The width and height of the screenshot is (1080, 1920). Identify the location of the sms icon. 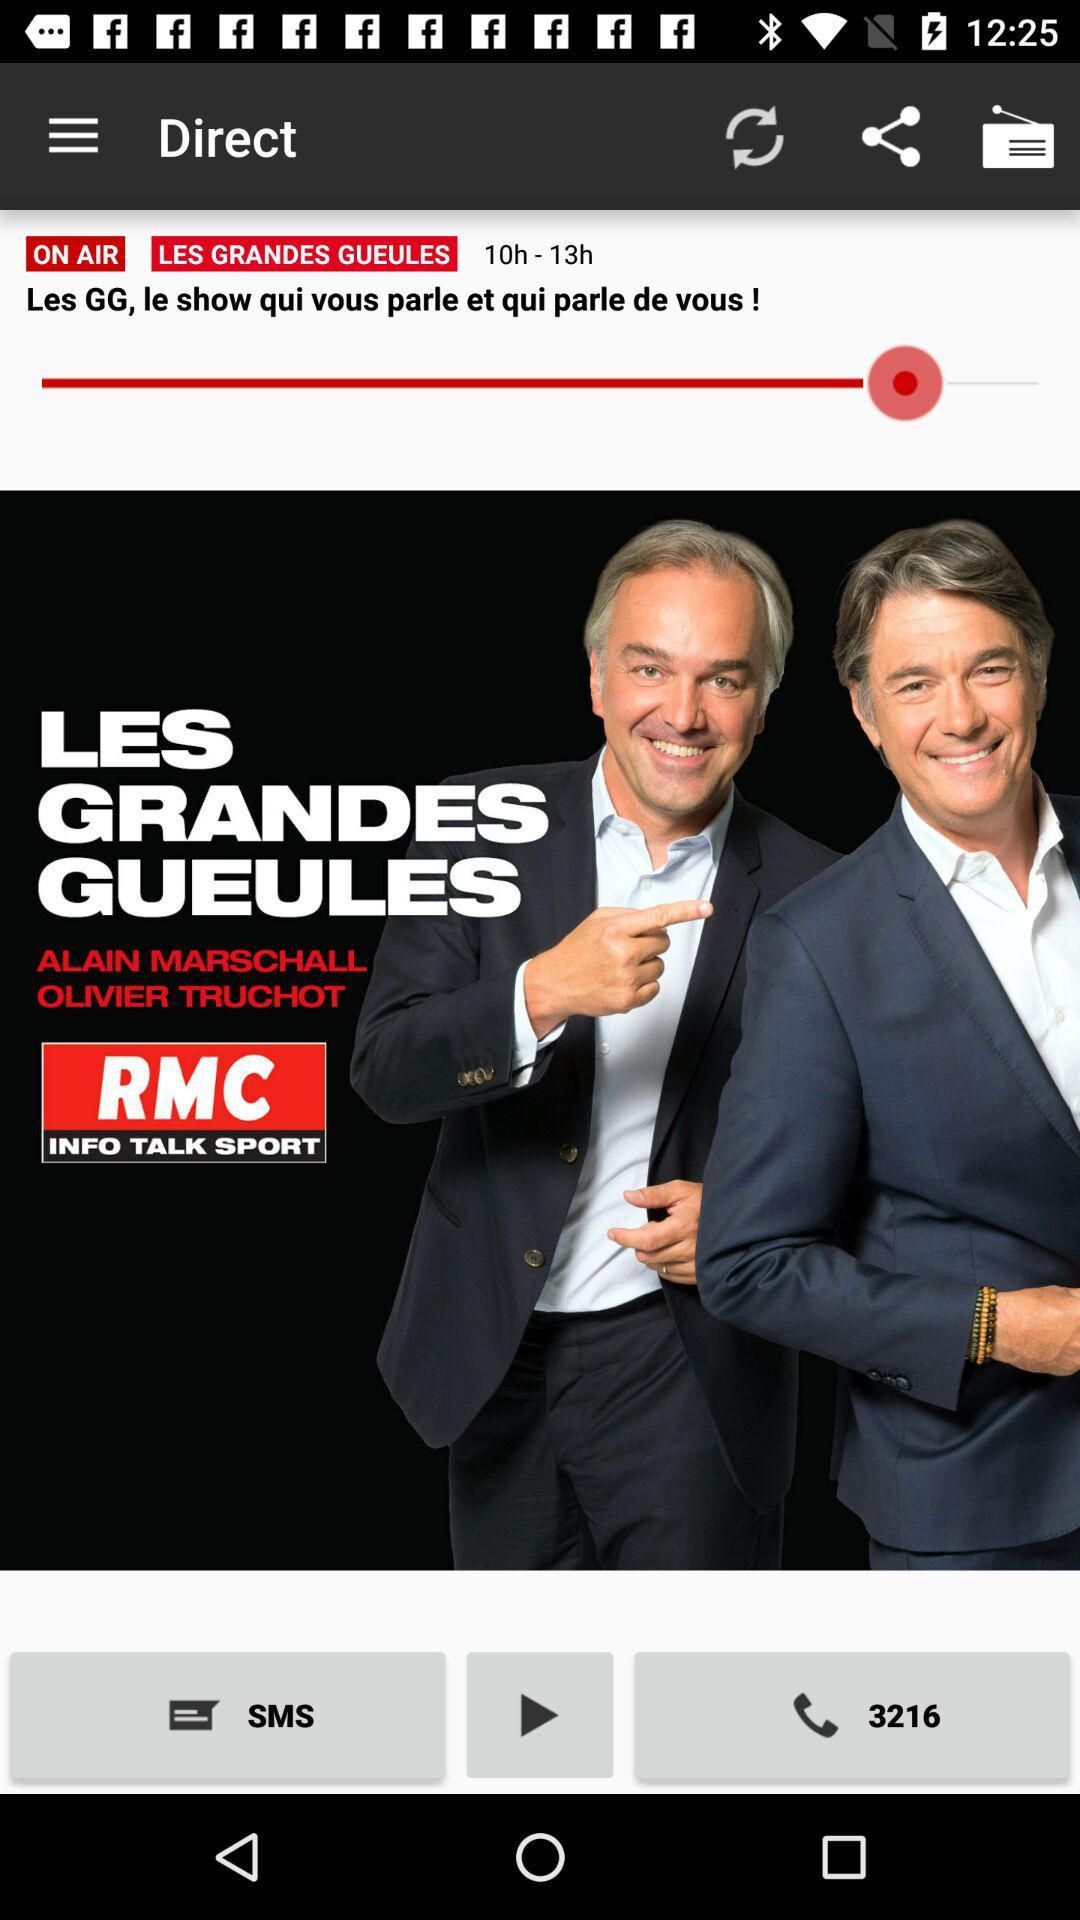
(226, 1714).